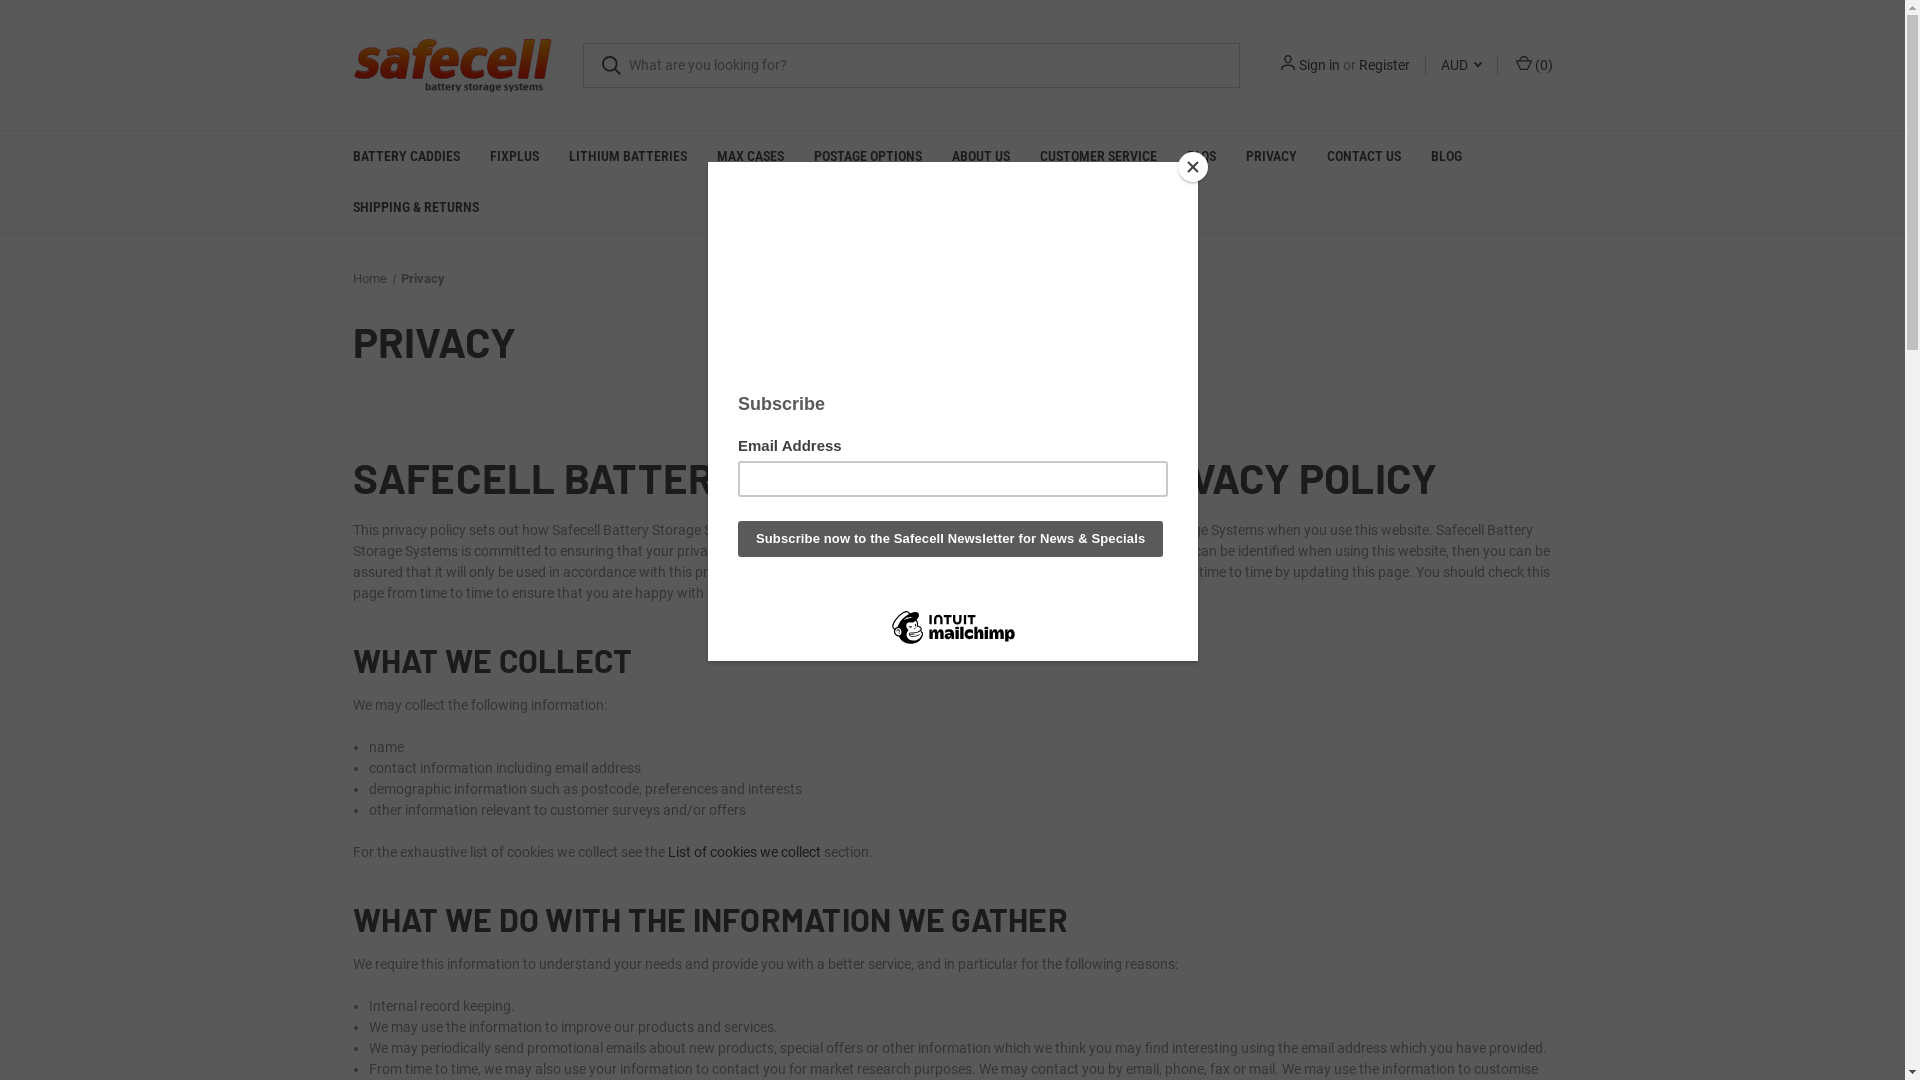 This screenshot has height=1080, width=1920. Describe the element at coordinates (979, 155) in the screenshot. I see `'ABOUT US'` at that location.